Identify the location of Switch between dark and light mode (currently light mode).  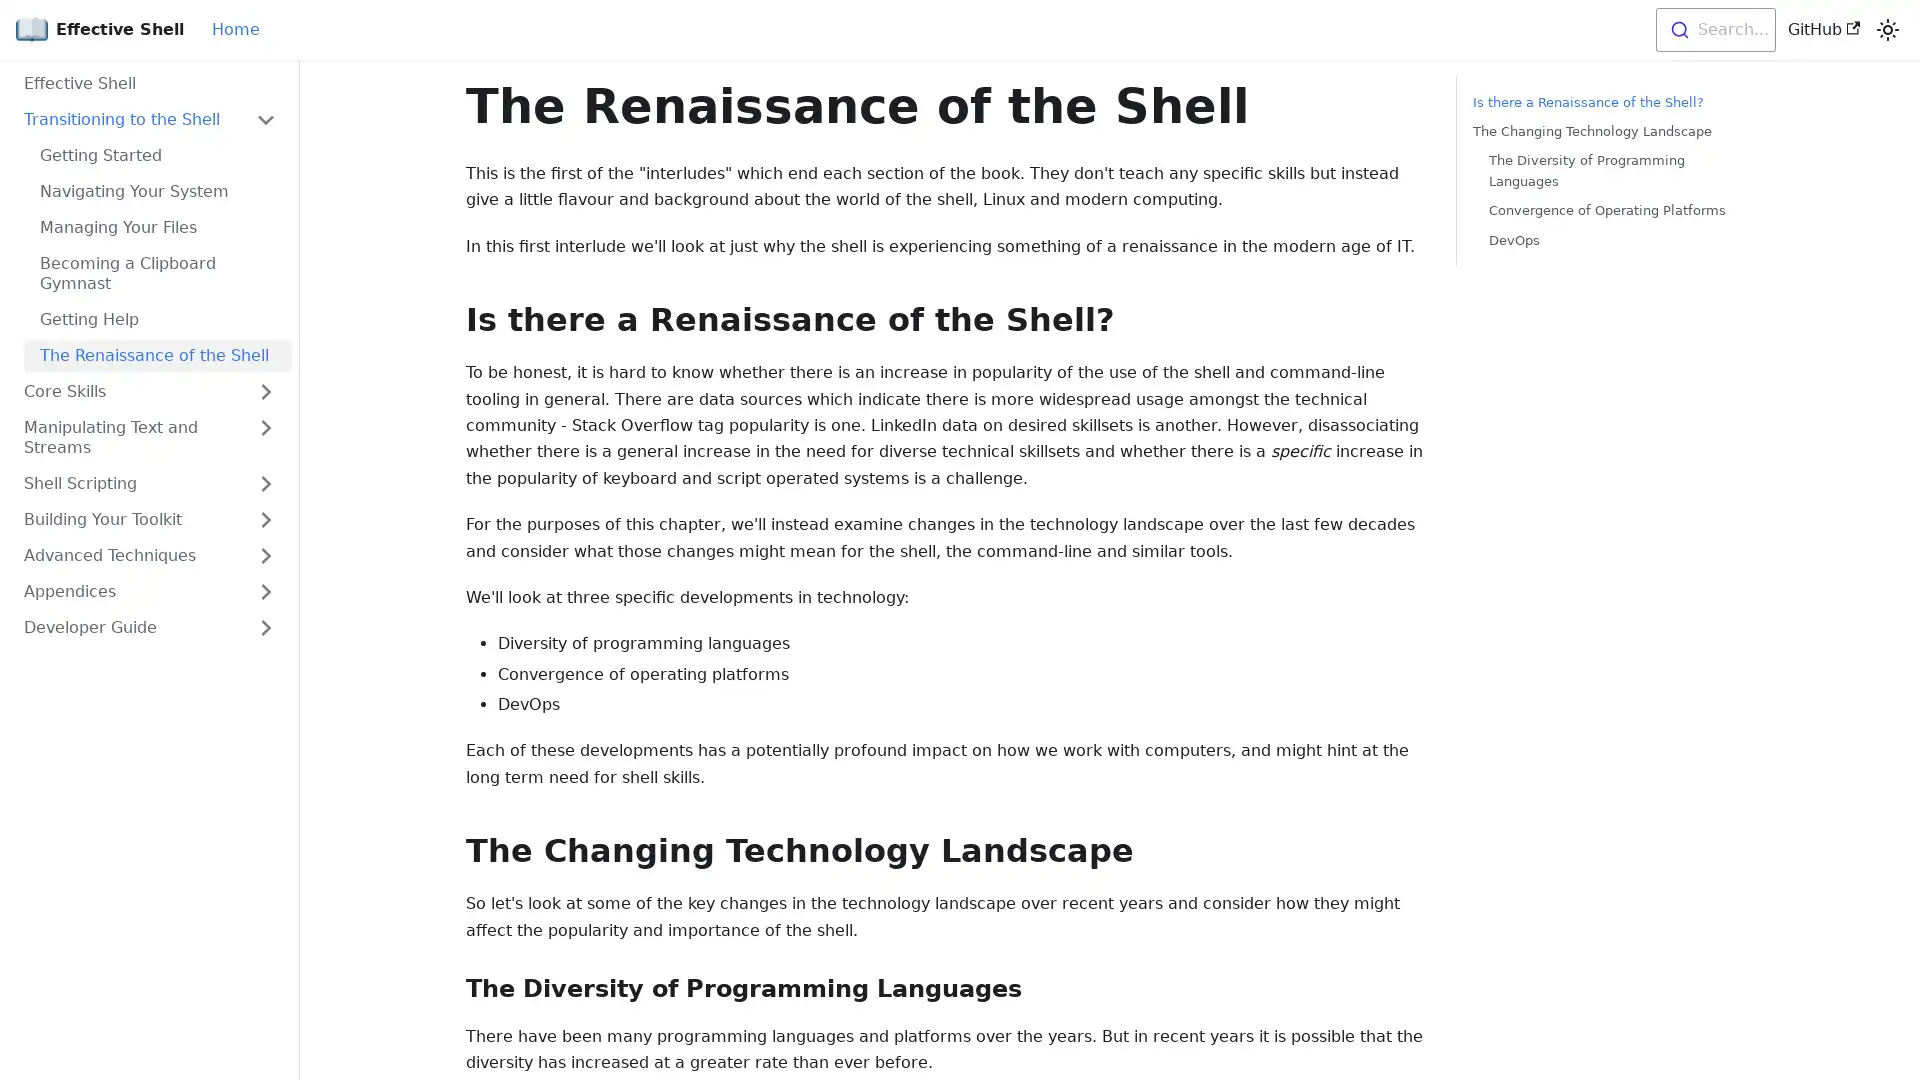
(1886, 30).